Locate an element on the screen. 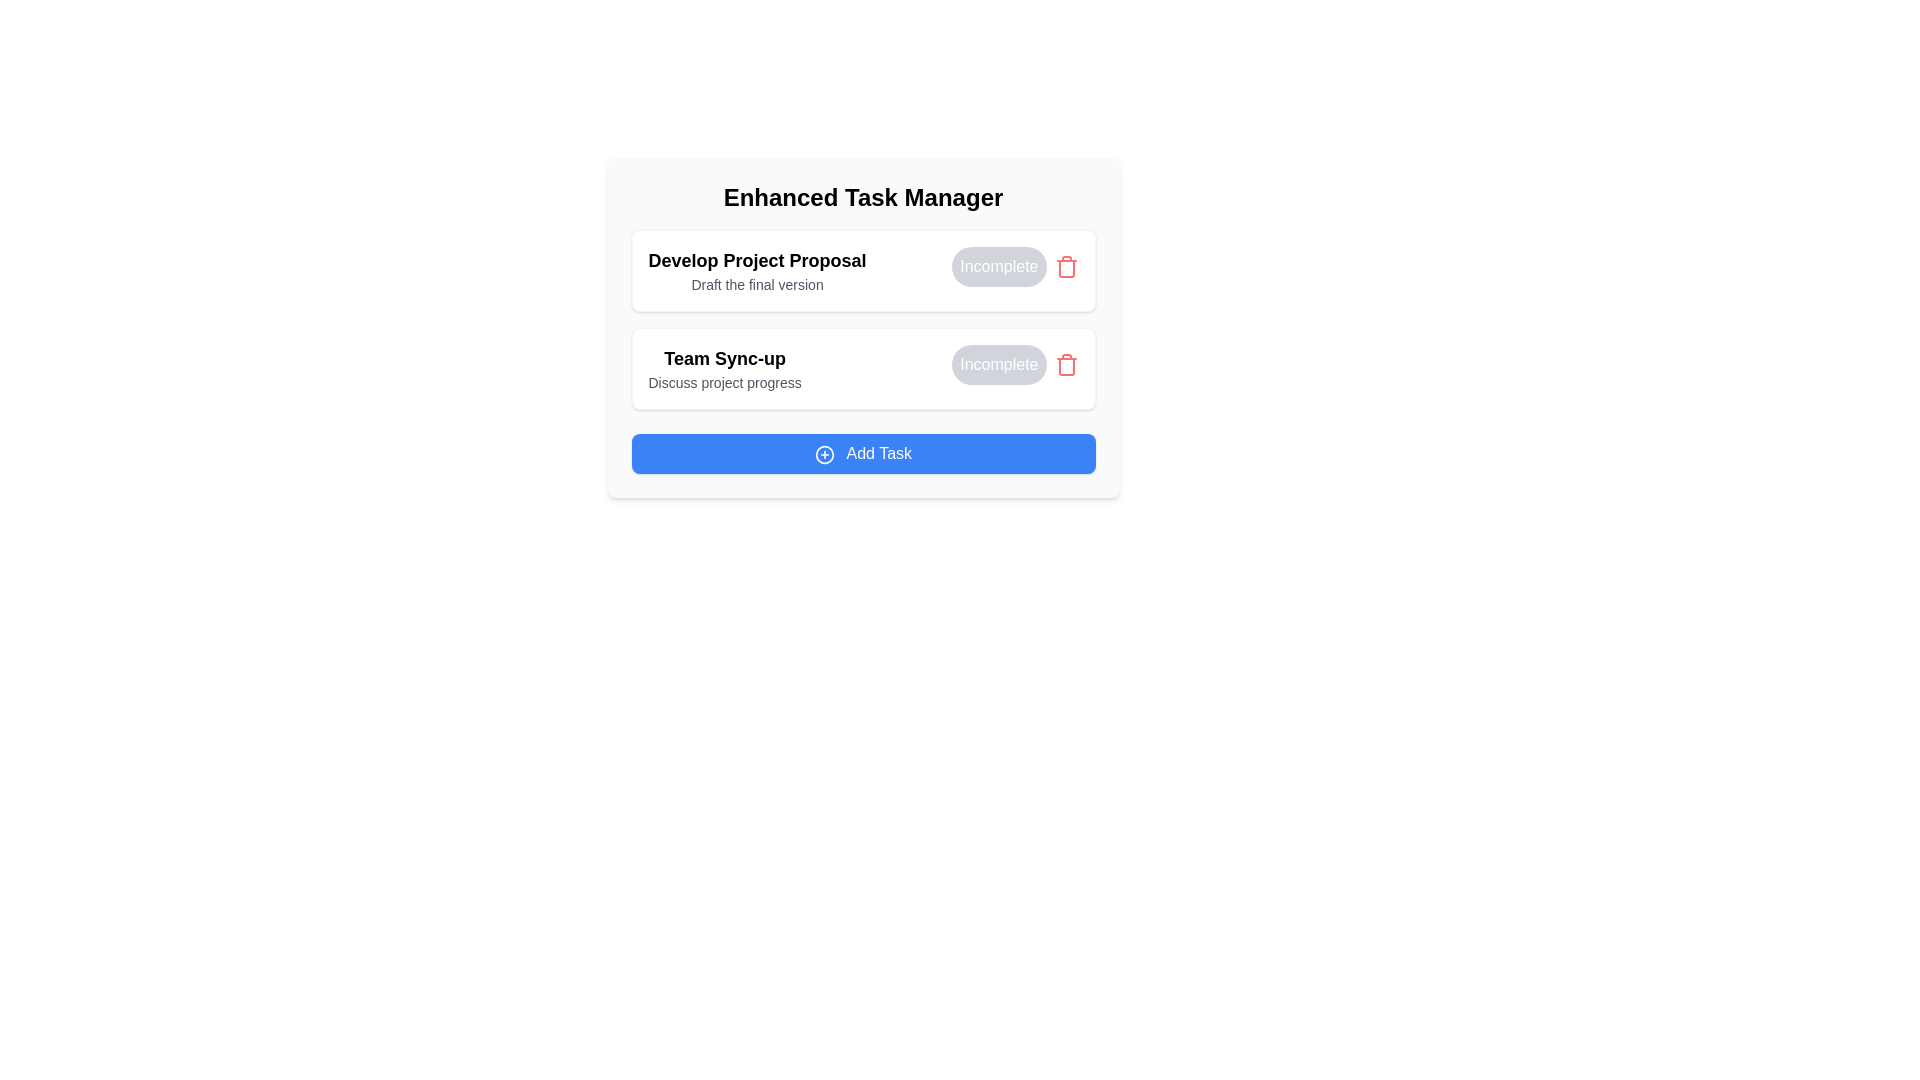  descriptive text label located directly under the heading 'Develop Project Proposal' in the upper section of the interface is located at coordinates (756, 285).